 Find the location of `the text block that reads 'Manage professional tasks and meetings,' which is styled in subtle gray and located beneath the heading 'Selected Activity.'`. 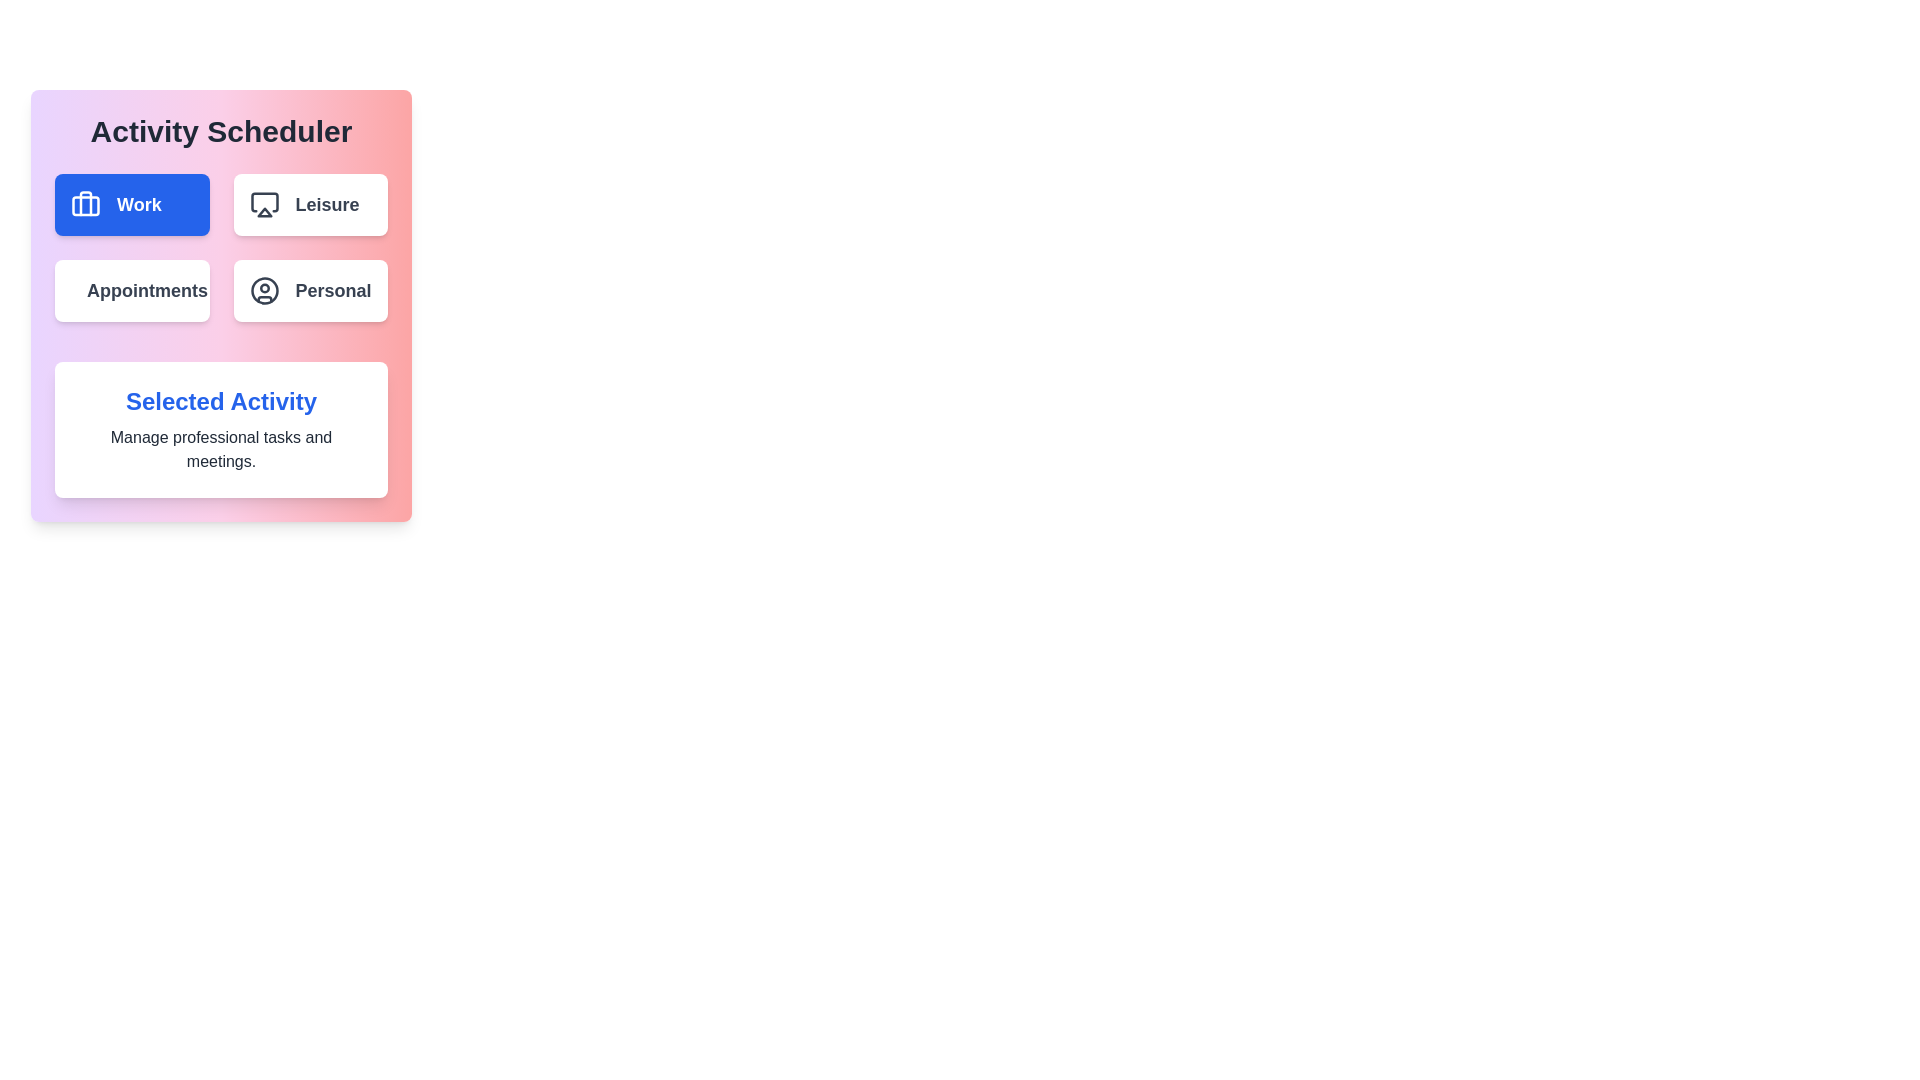

the text block that reads 'Manage professional tasks and meetings,' which is styled in subtle gray and located beneath the heading 'Selected Activity.' is located at coordinates (221, 450).